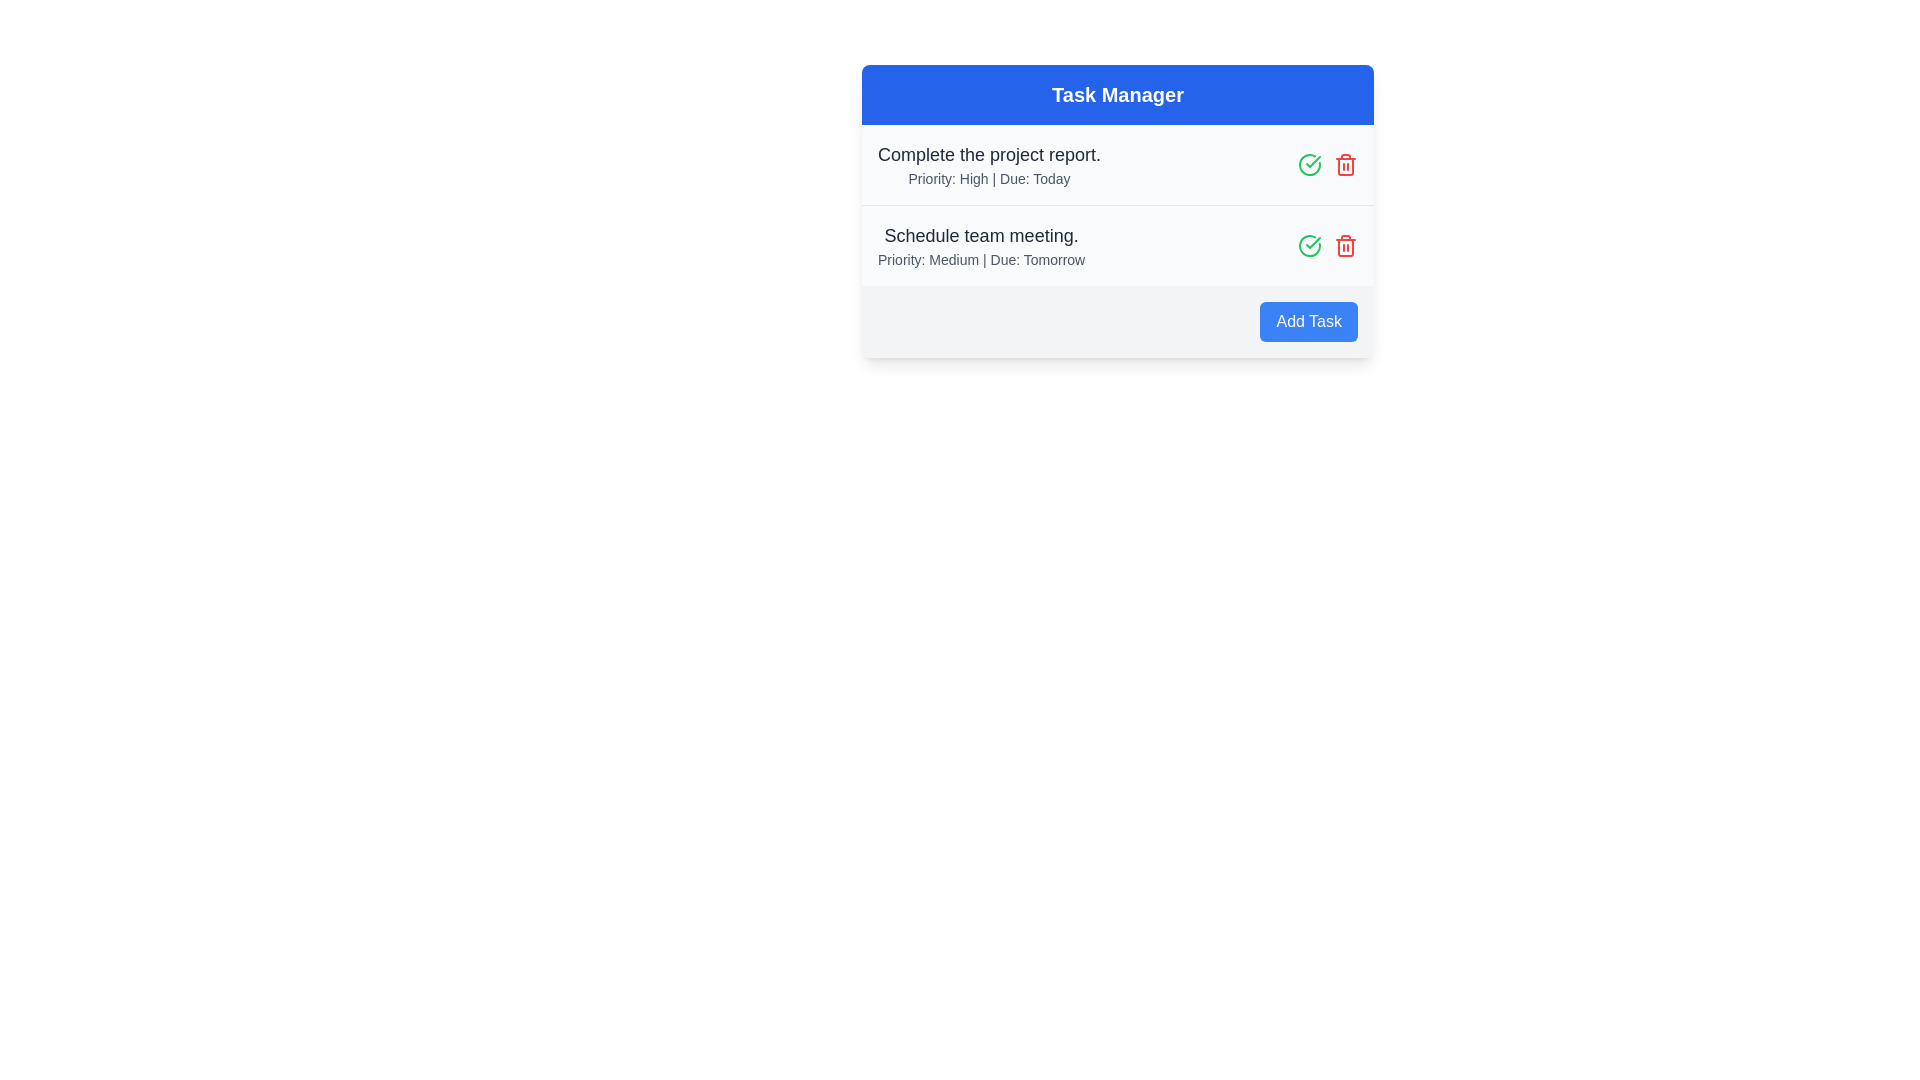 This screenshot has height=1080, width=1920. What do you see at coordinates (1345, 245) in the screenshot?
I see `the red-colored trash icon in the second row of task items` at bounding box center [1345, 245].